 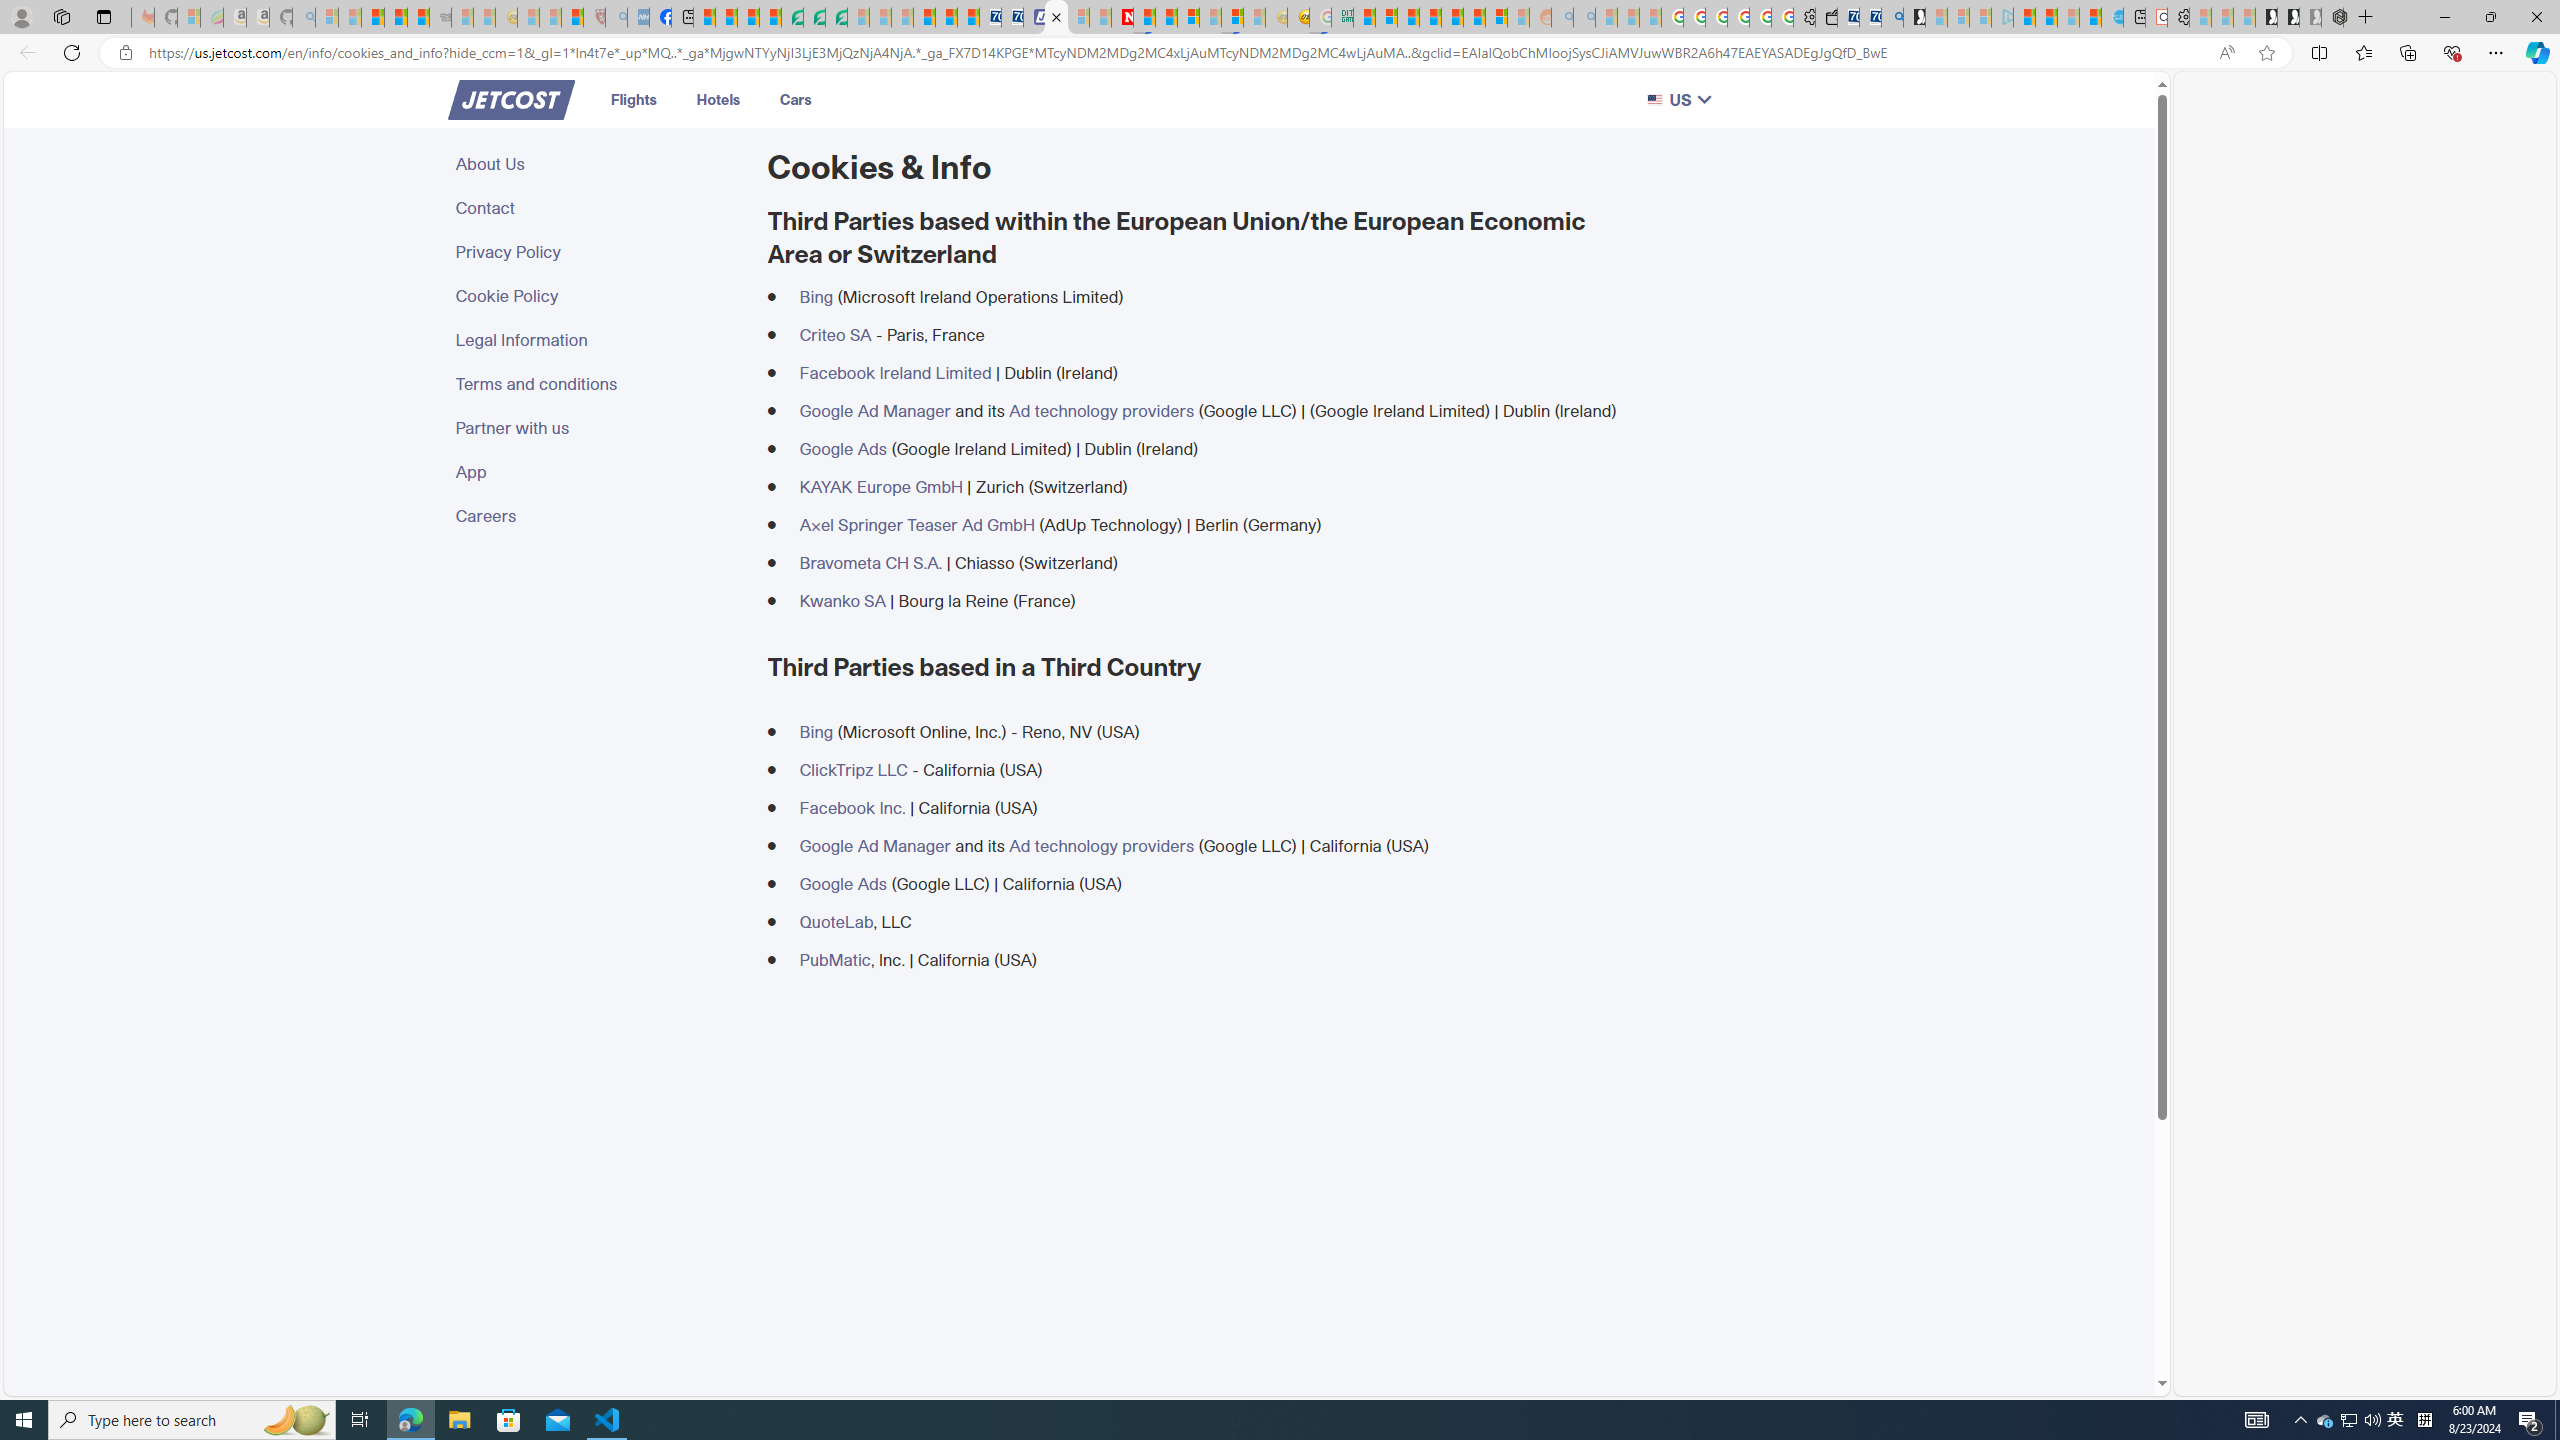 I want to click on 'Cookie Policy', so click(x=599, y=294).